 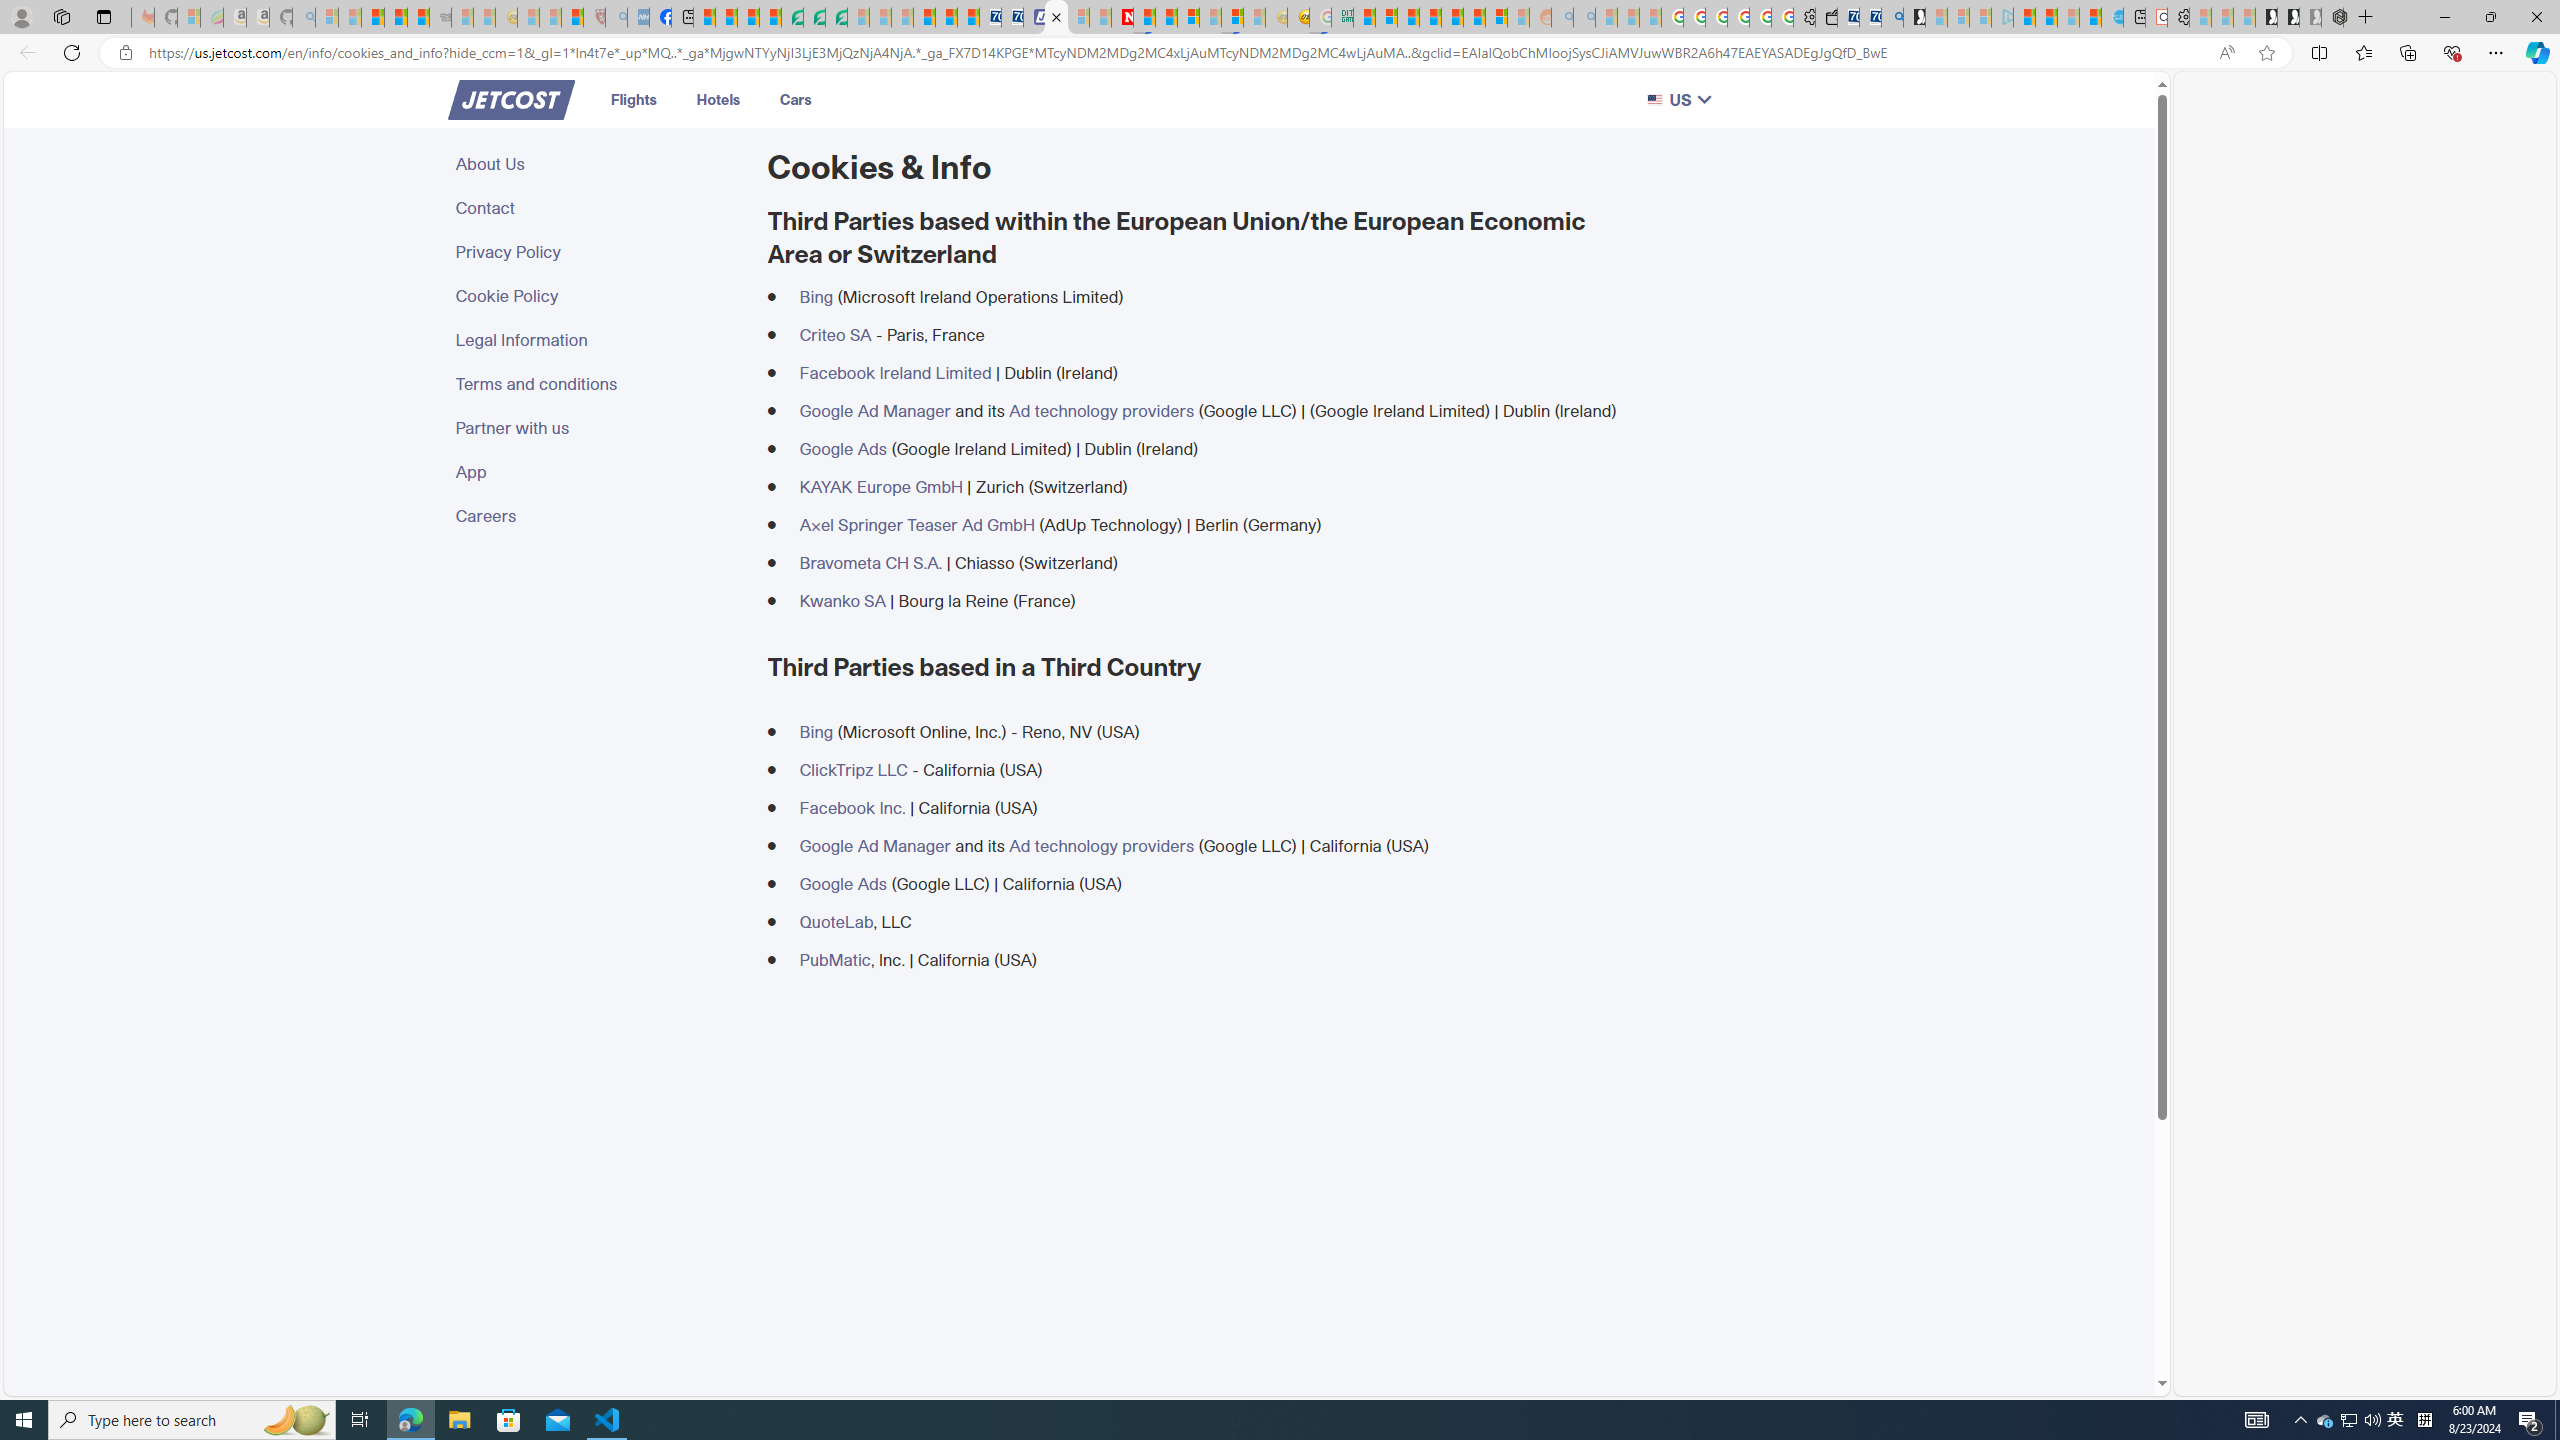 I want to click on 'Cookie Policy', so click(x=599, y=294).